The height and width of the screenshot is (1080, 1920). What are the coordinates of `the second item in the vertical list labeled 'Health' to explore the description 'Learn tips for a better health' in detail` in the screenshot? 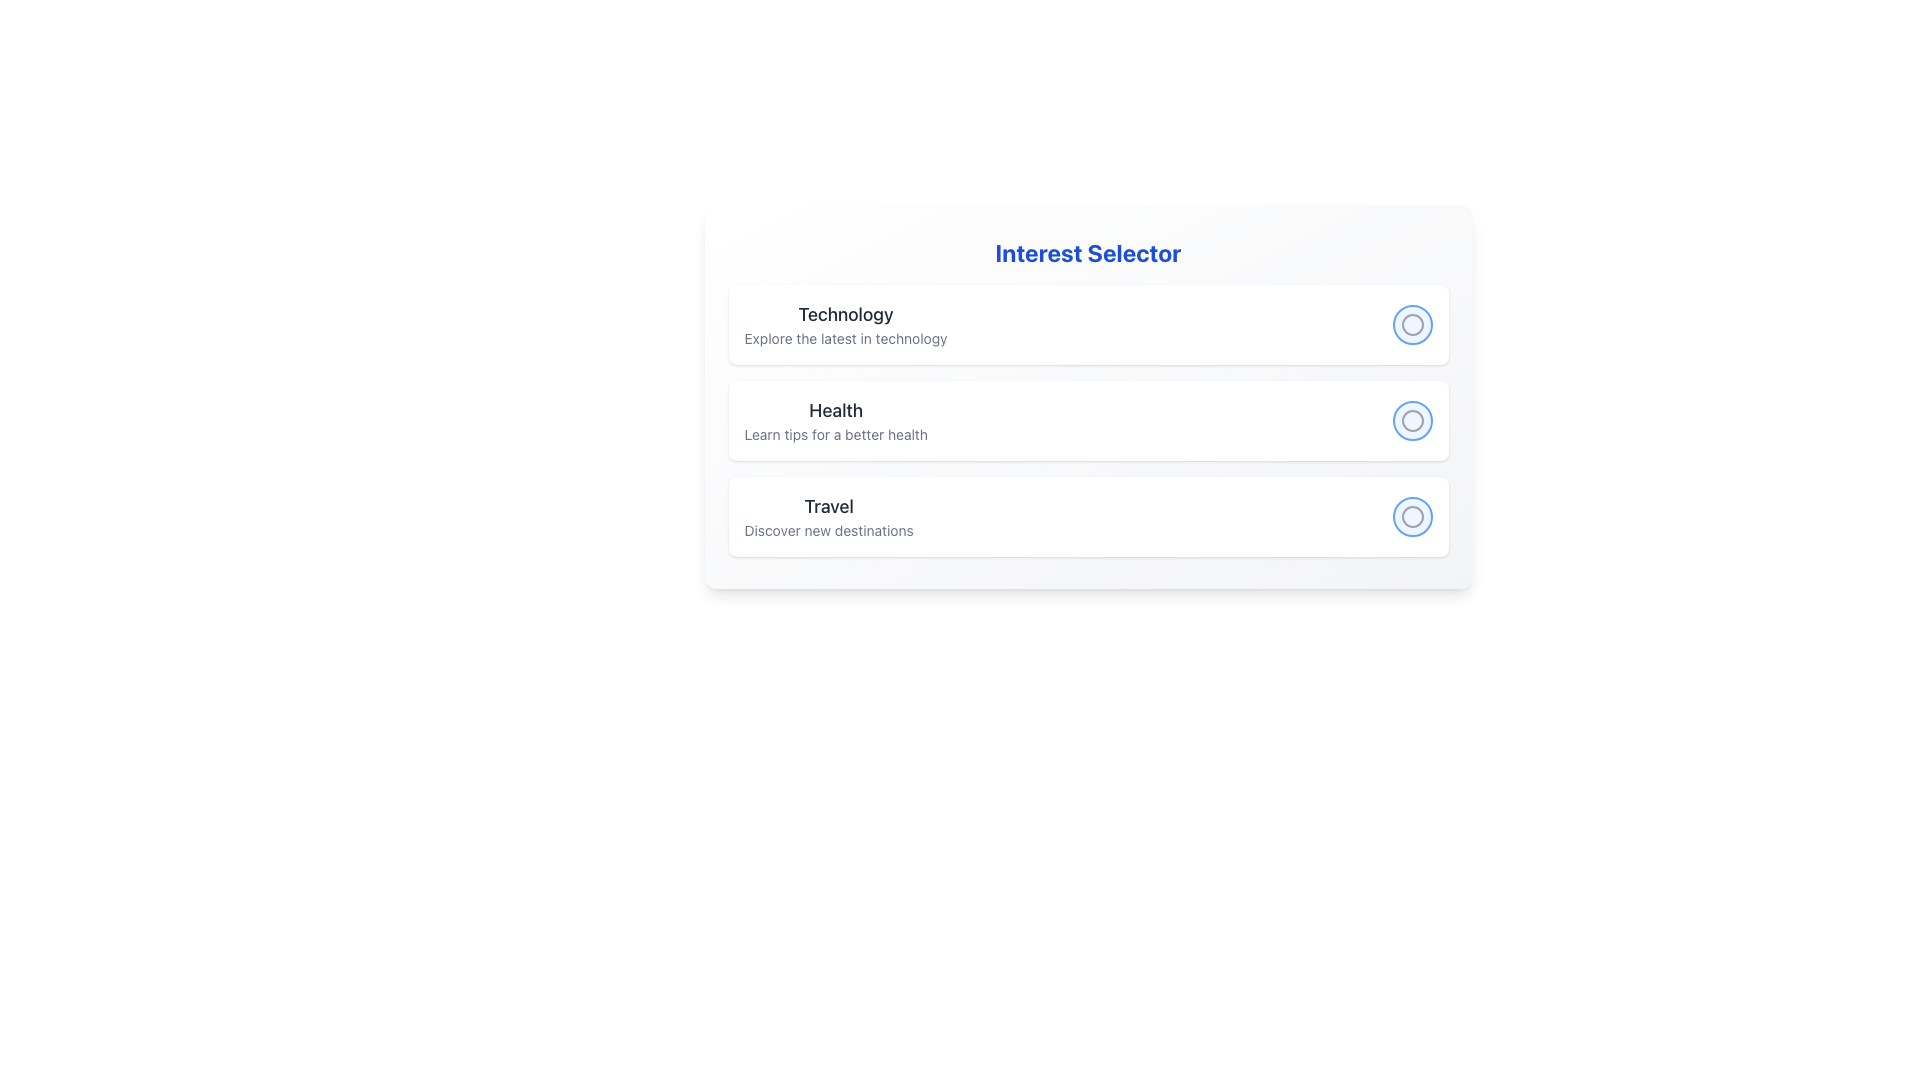 It's located at (1087, 419).